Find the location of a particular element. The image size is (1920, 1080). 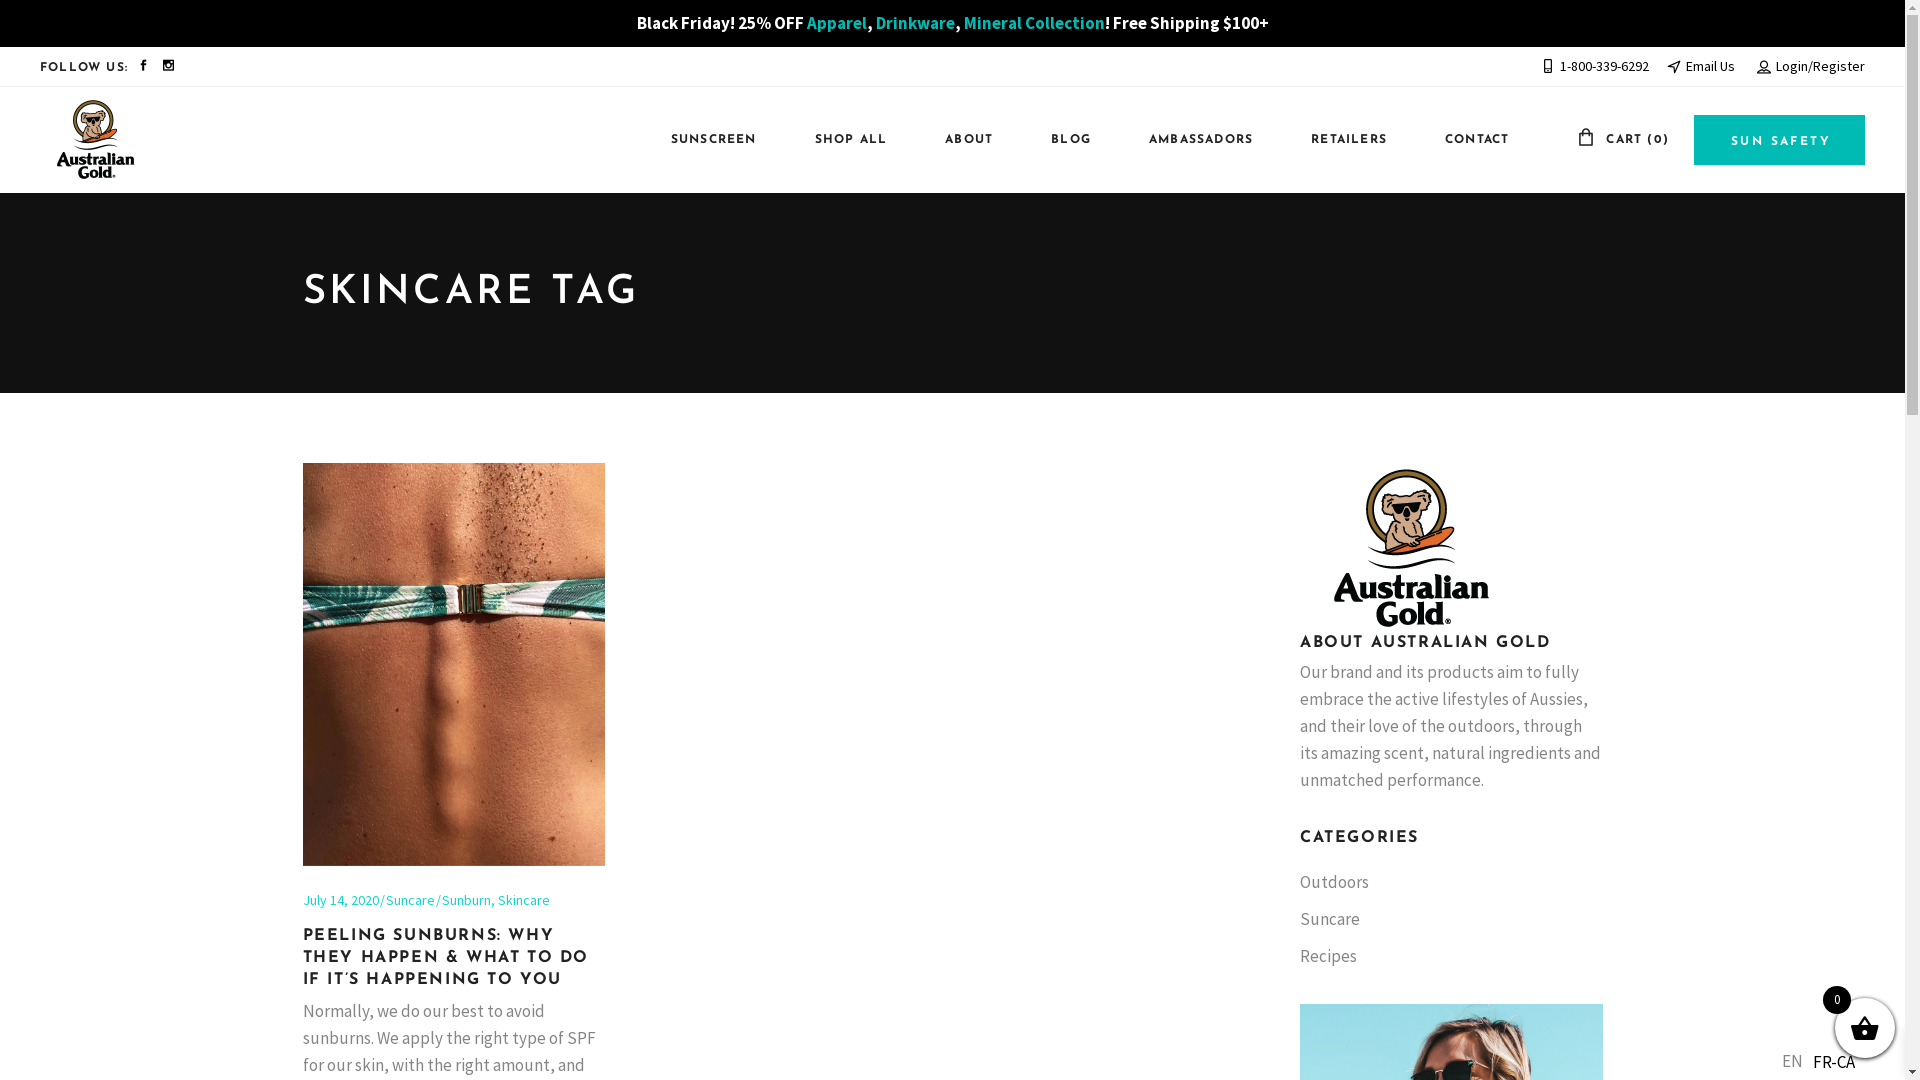

'AMBASSADORS' is located at coordinates (1190, 139).